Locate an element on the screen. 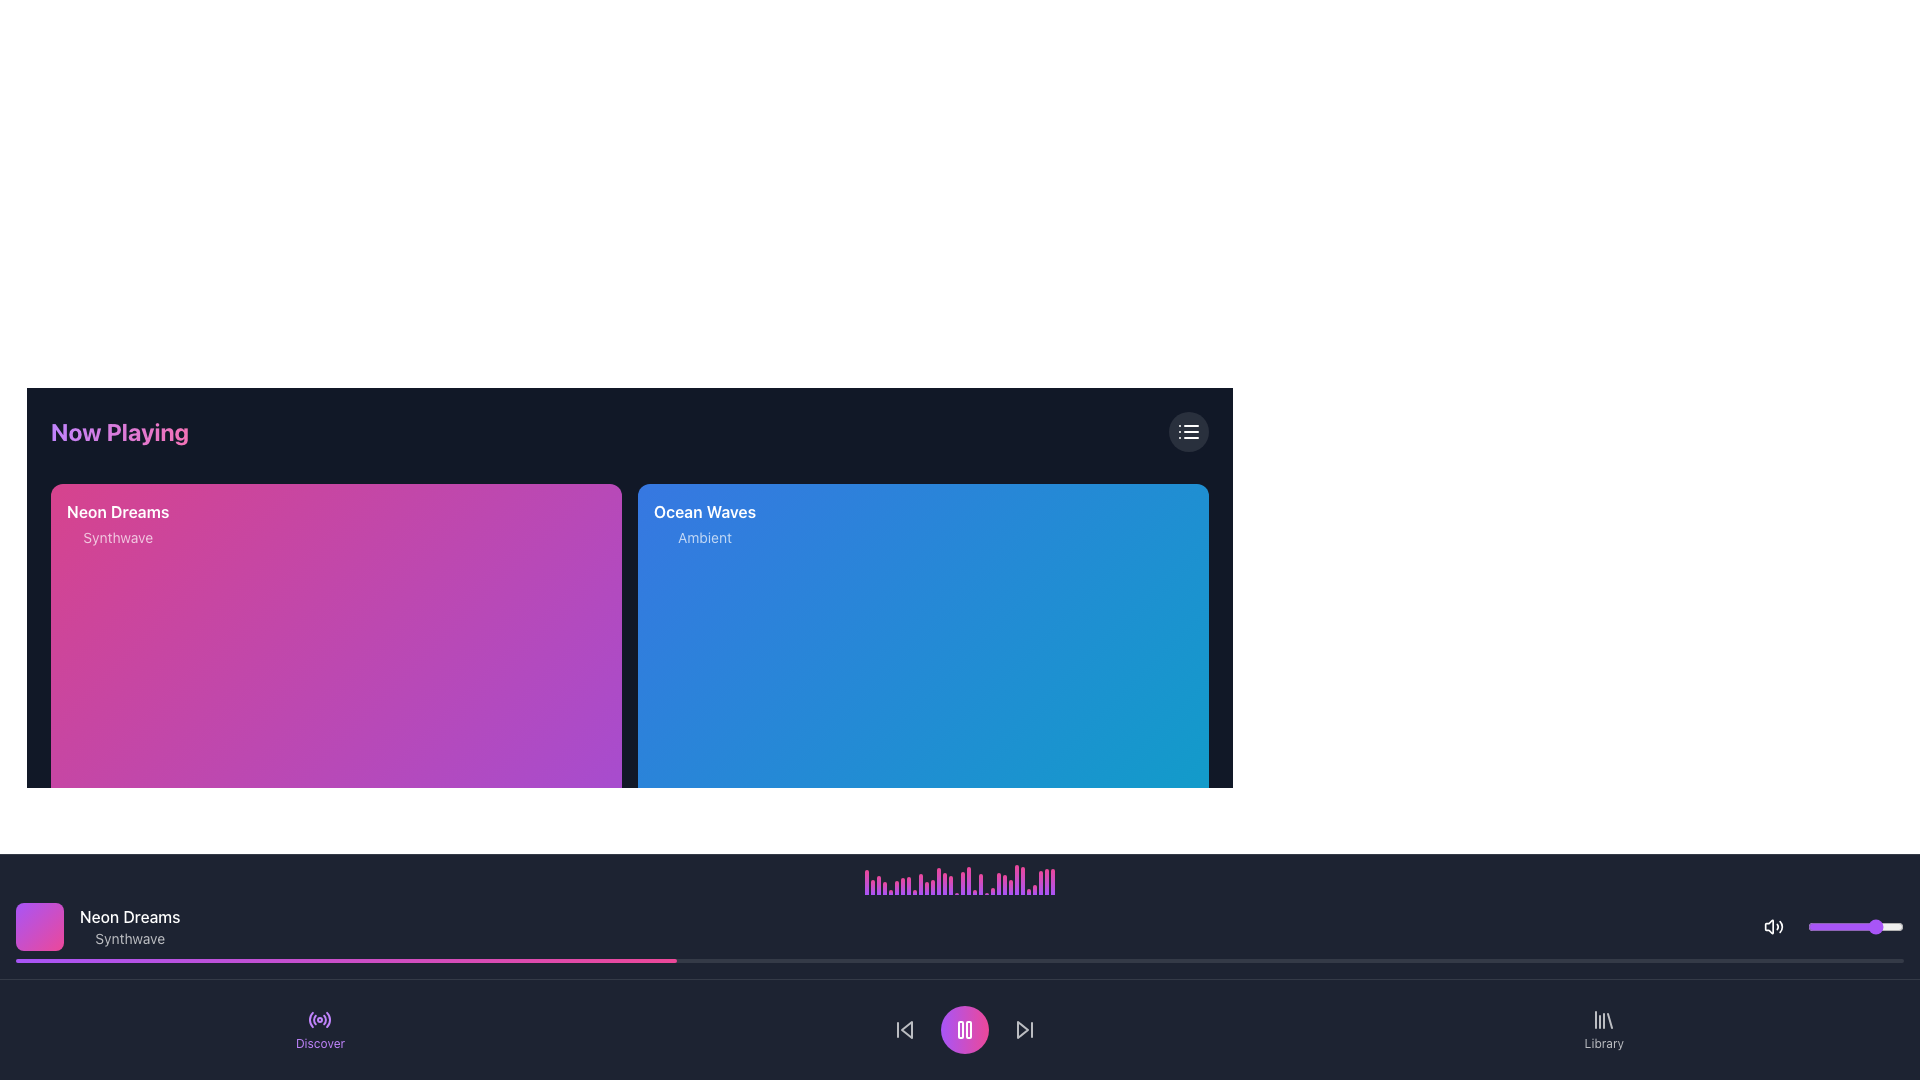 This screenshot has width=1920, height=1080. the 'Library' text label is located at coordinates (1604, 1043).